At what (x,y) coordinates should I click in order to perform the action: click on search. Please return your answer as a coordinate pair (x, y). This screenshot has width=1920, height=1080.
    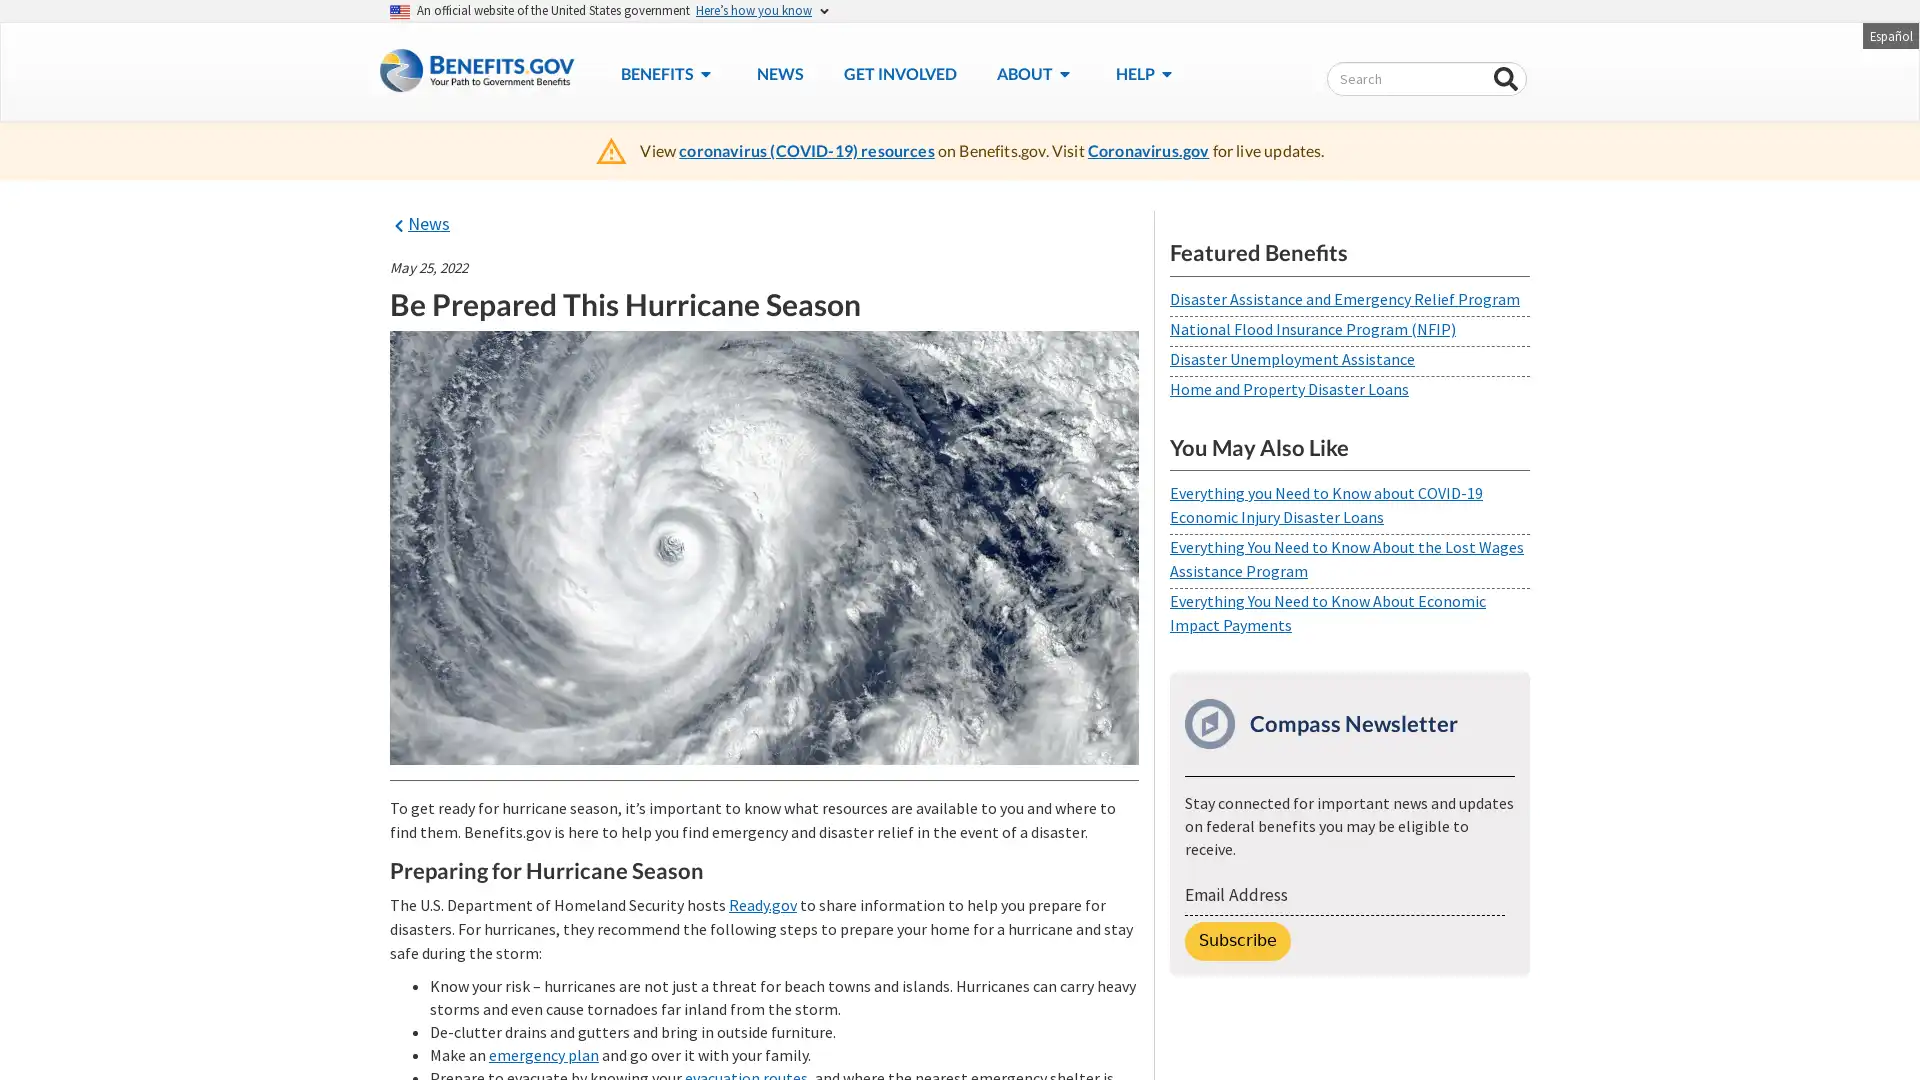
    Looking at the image, I should click on (1506, 79).